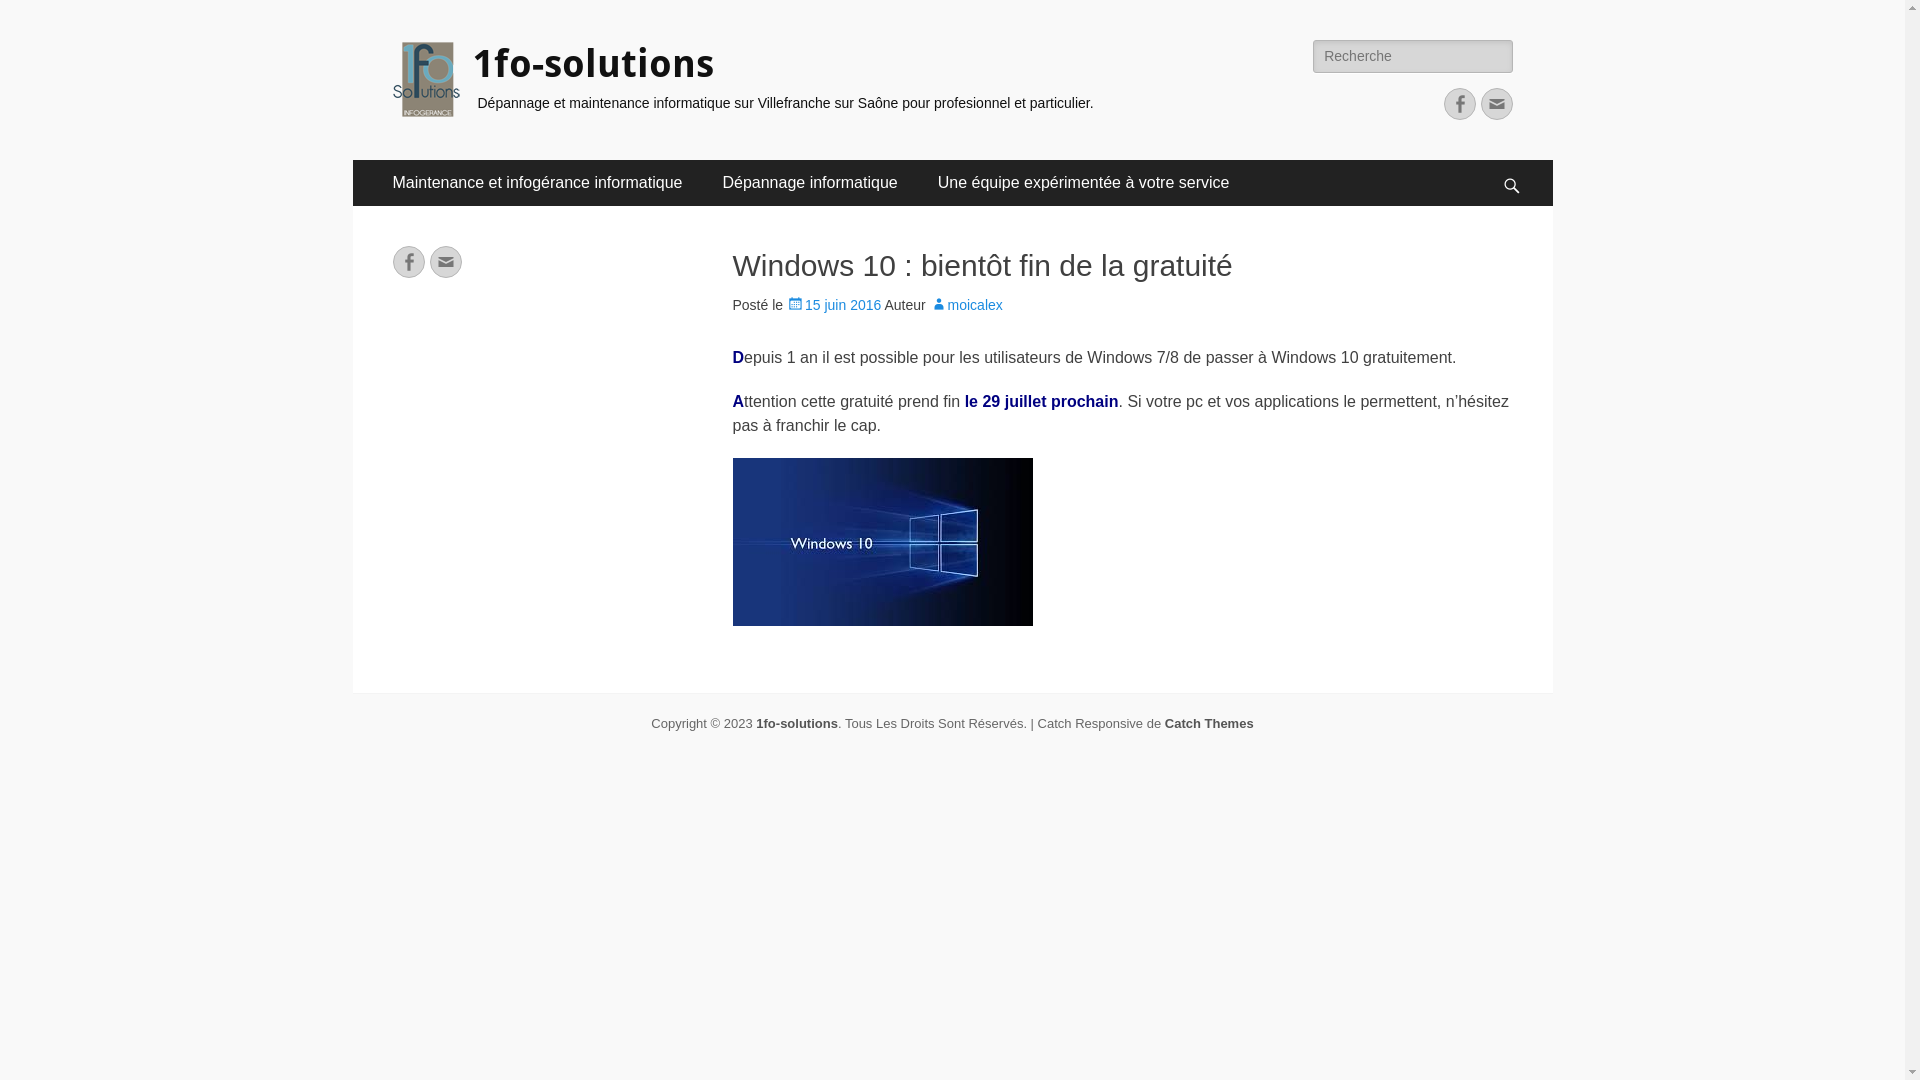  What do you see at coordinates (929, 304) in the screenshot?
I see `'moicalex'` at bounding box center [929, 304].